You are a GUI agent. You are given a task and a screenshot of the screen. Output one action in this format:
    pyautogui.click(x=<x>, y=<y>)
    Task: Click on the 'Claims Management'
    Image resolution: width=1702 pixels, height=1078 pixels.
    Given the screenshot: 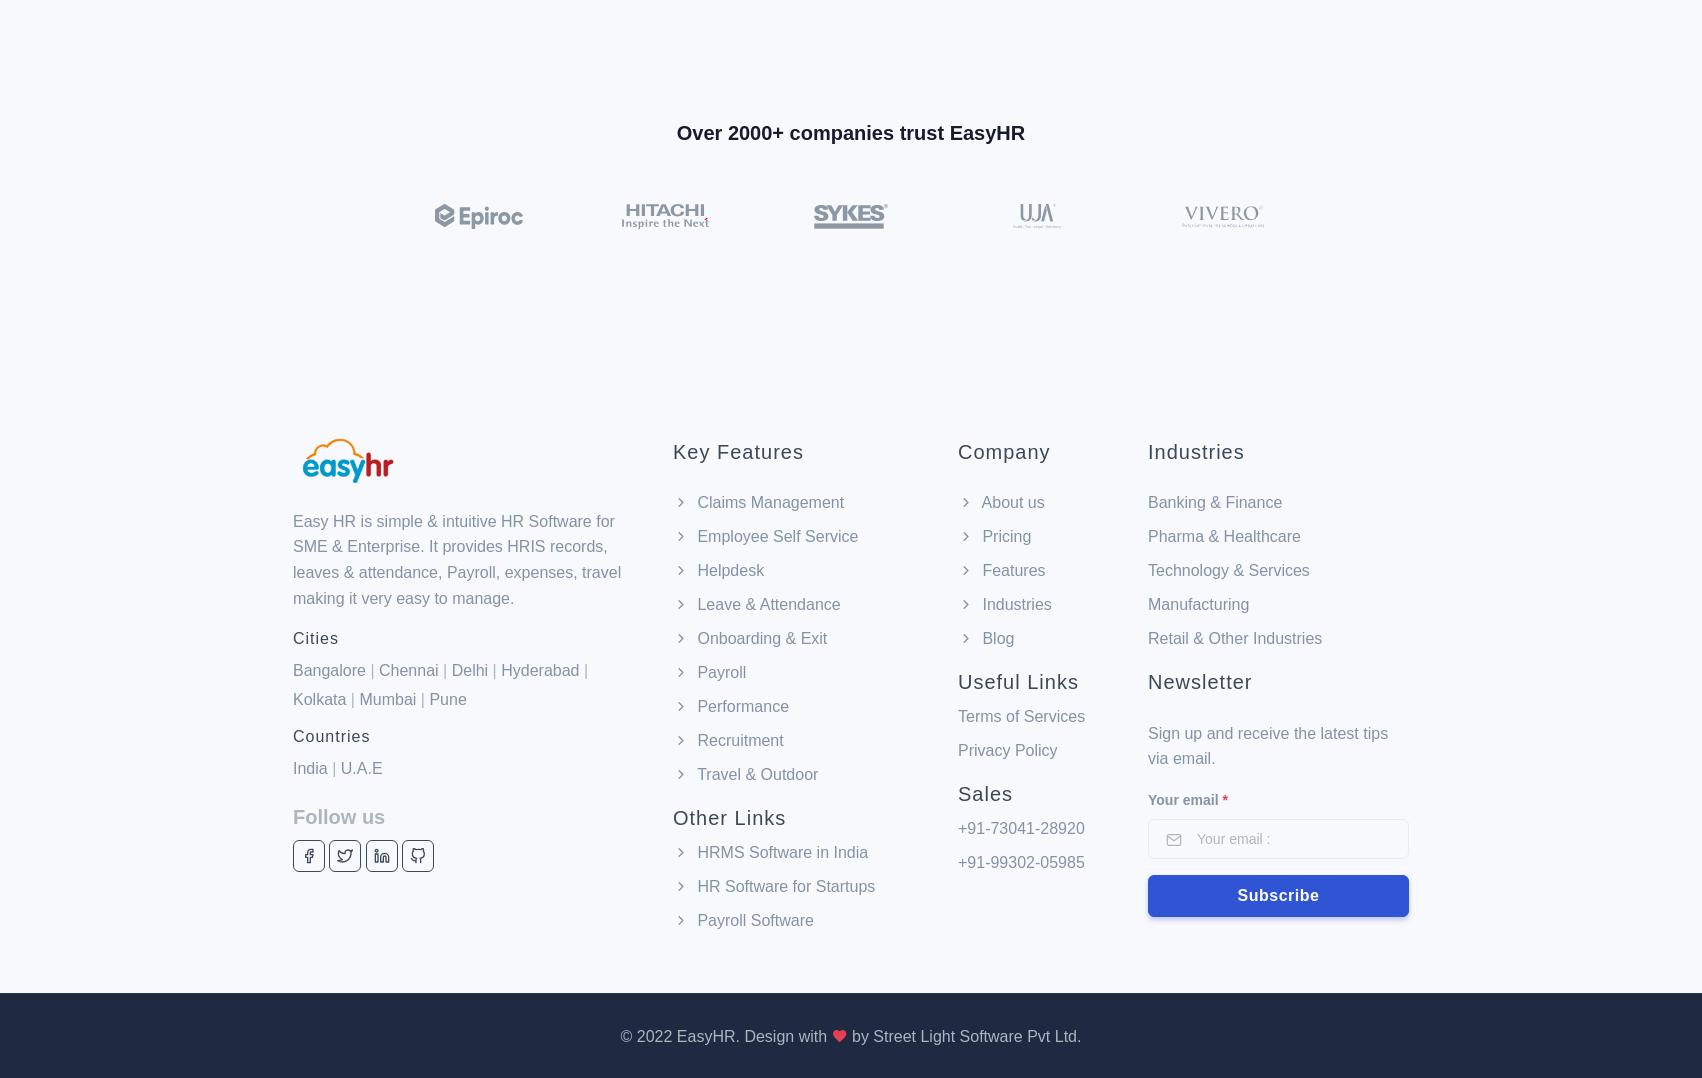 What is the action you would take?
    pyautogui.click(x=767, y=395)
    